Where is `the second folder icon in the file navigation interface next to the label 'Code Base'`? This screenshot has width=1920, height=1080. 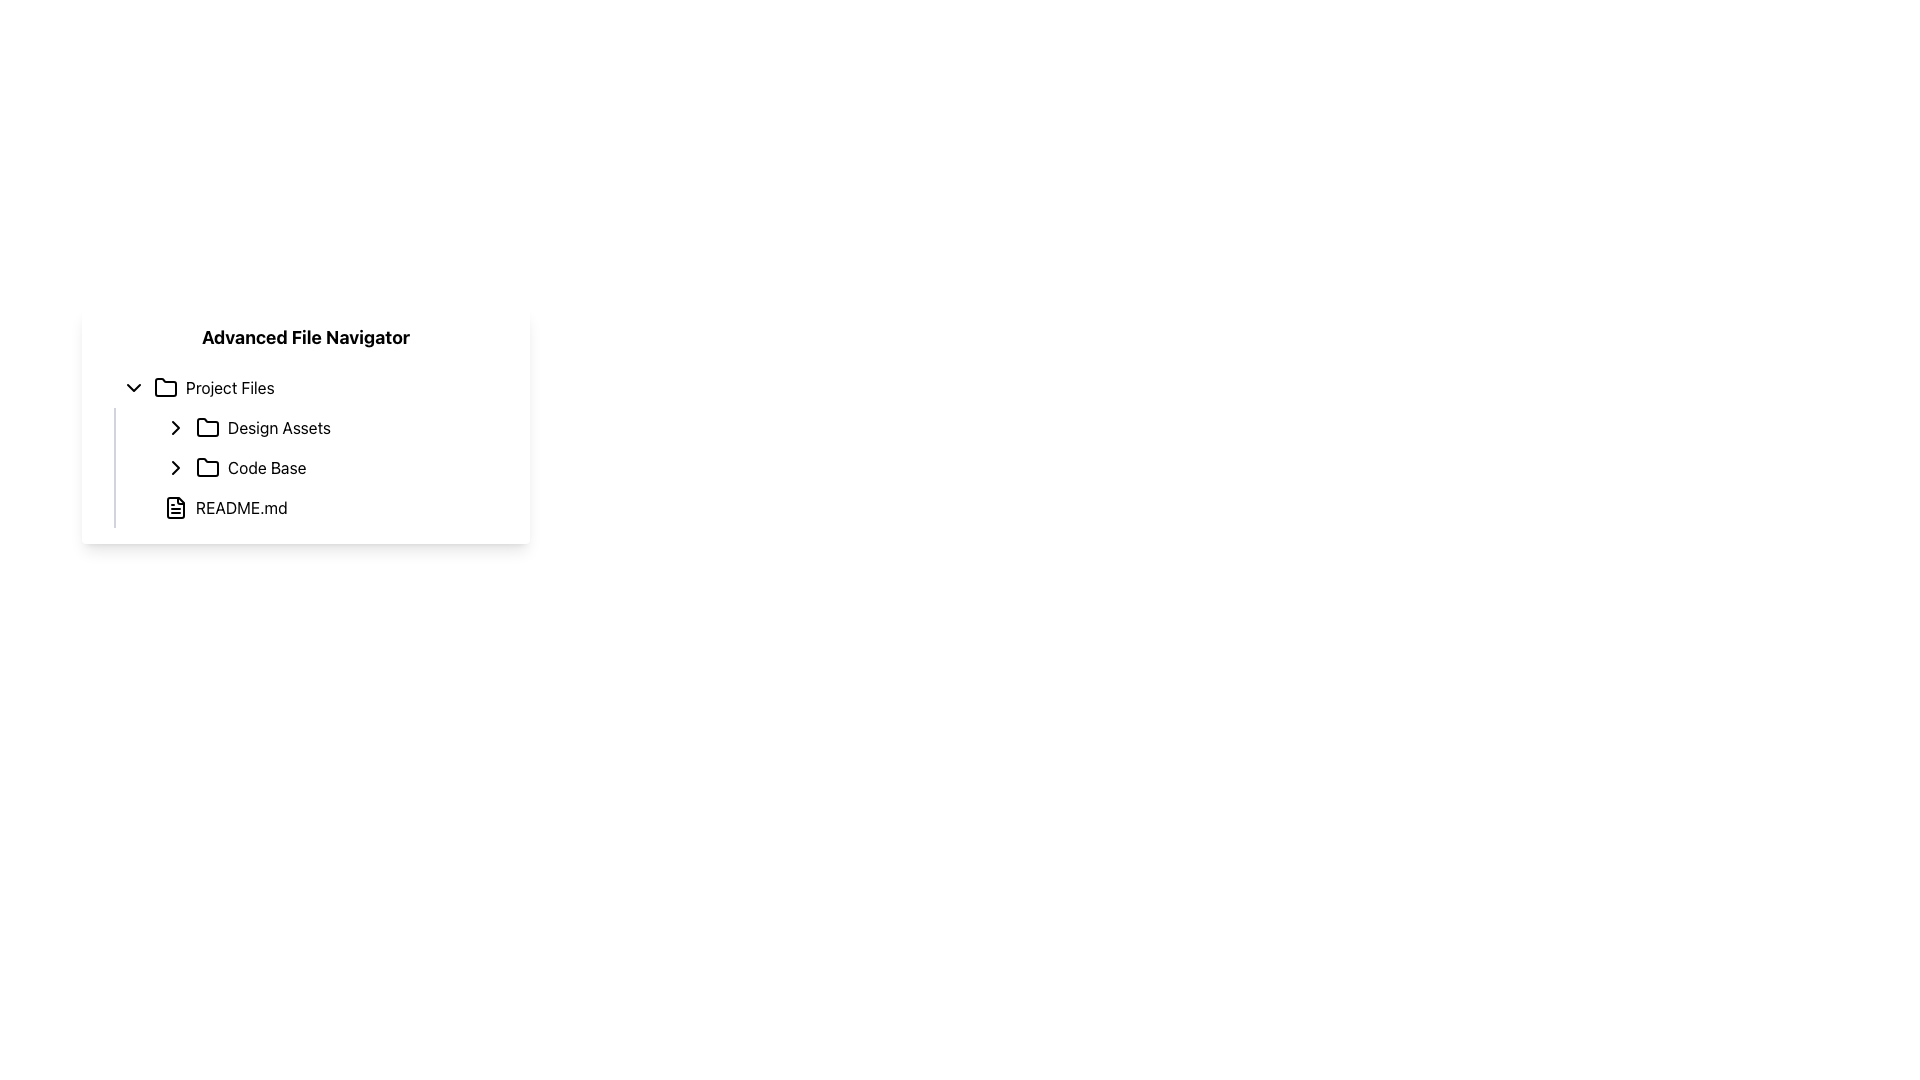
the second folder icon in the file navigation interface next to the label 'Code Base' is located at coordinates (207, 467).